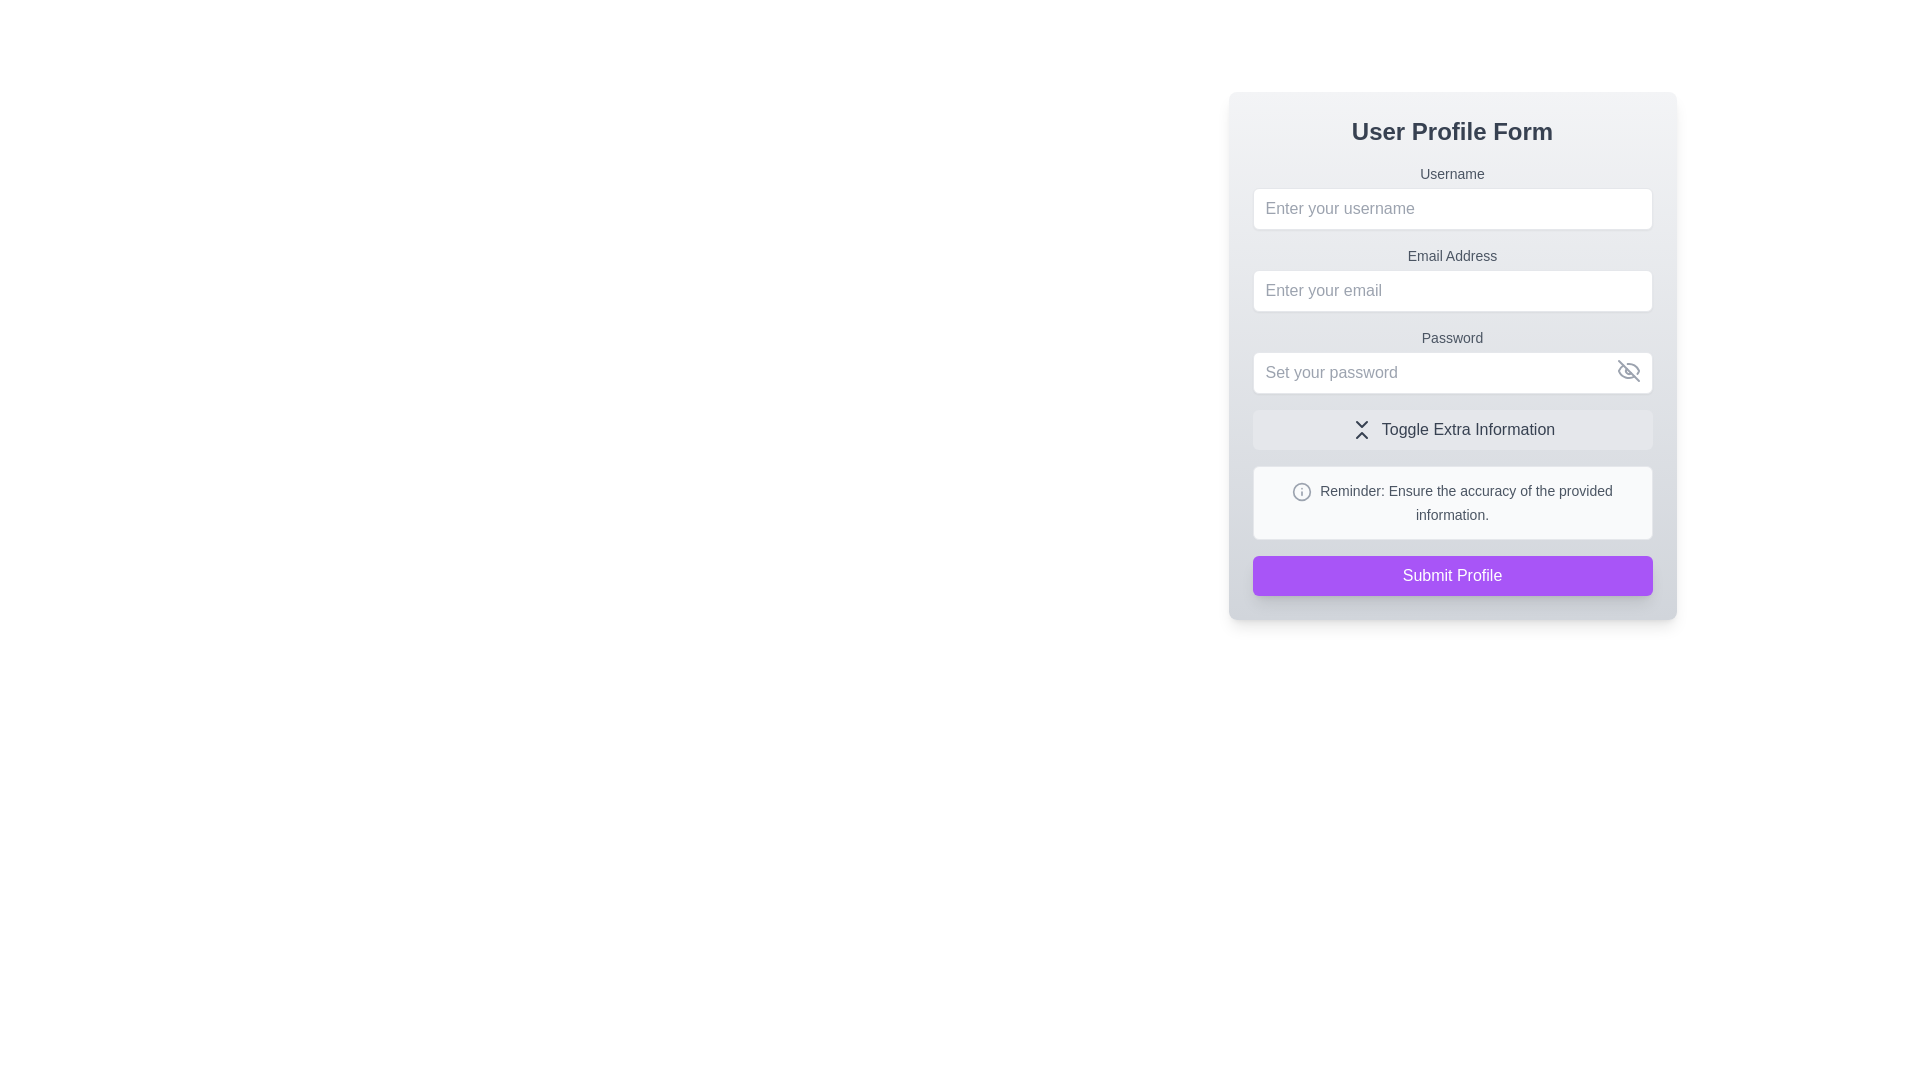  I want to click on the toggle button labeled 'Toggle Extra Information' which has a light gray background and rounded corners, so click(1452, 428).